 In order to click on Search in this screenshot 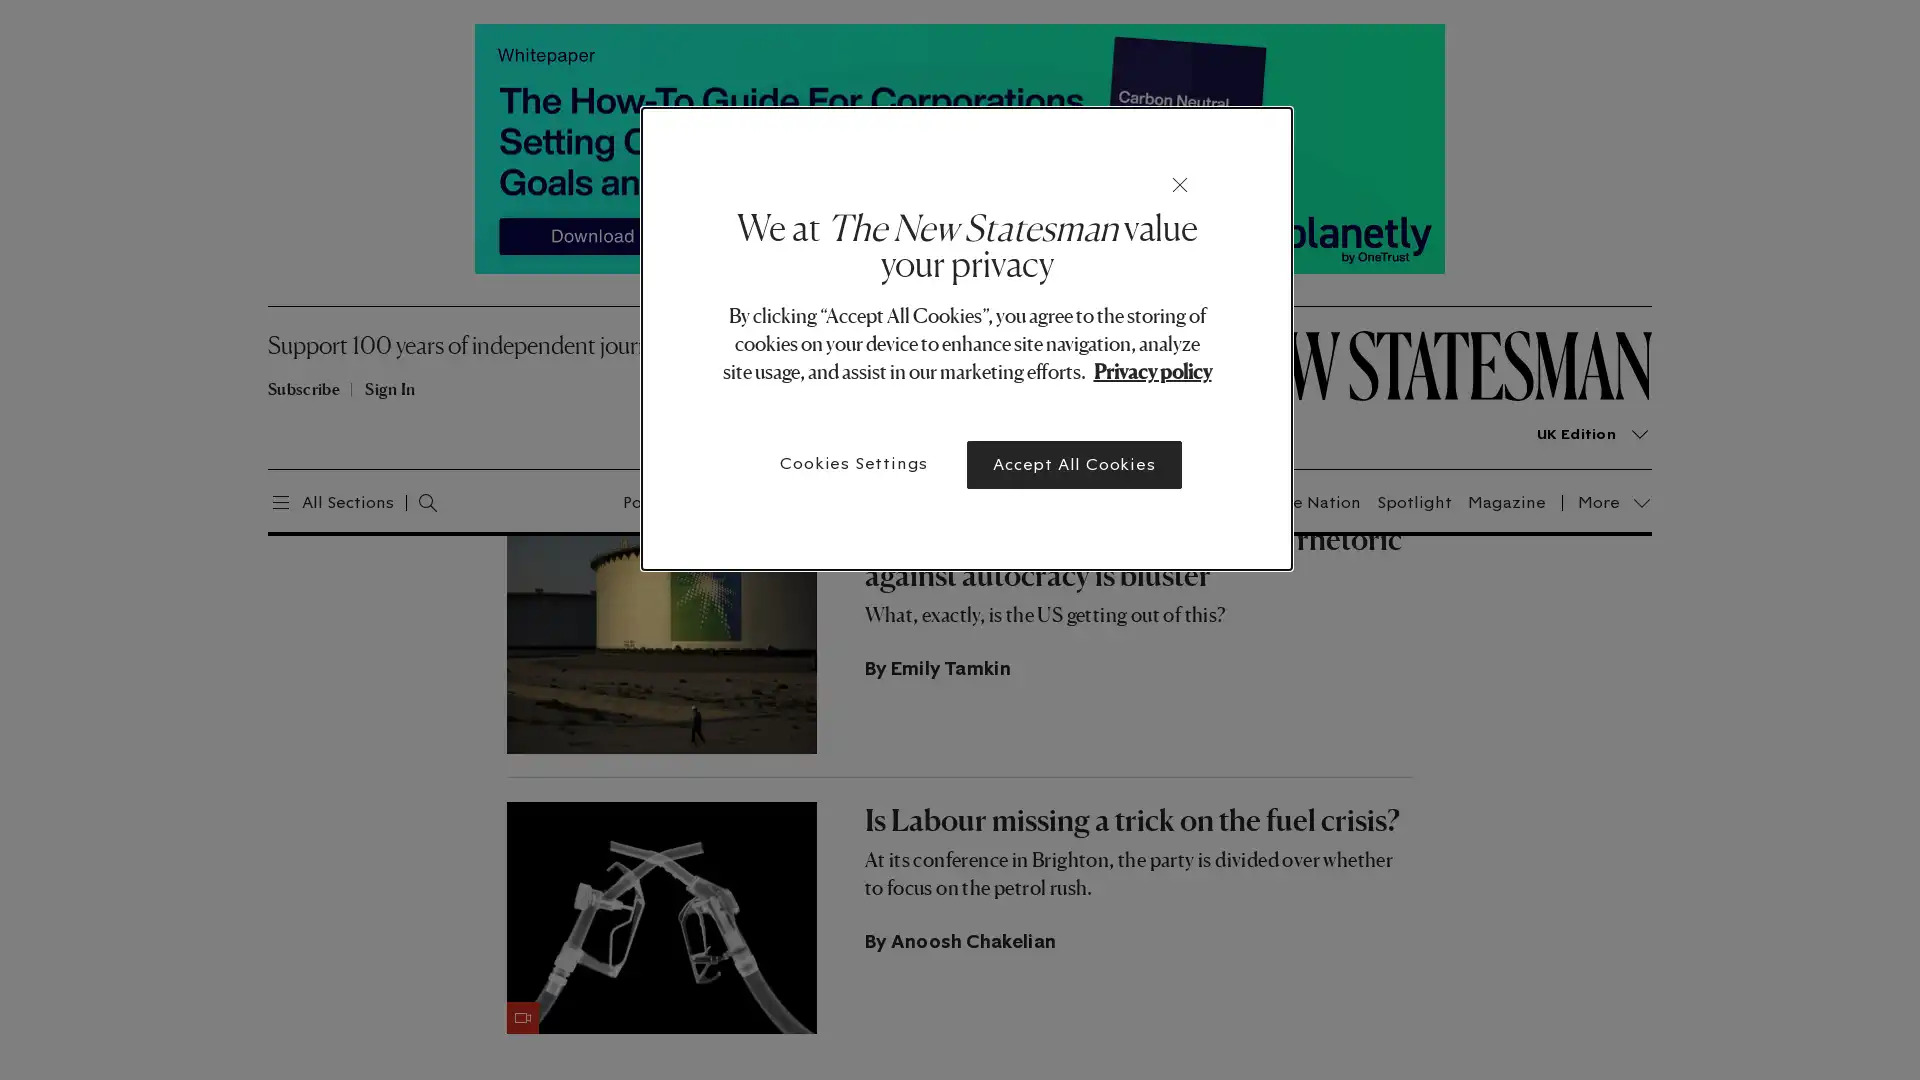, I will do `click(406, 499)`.